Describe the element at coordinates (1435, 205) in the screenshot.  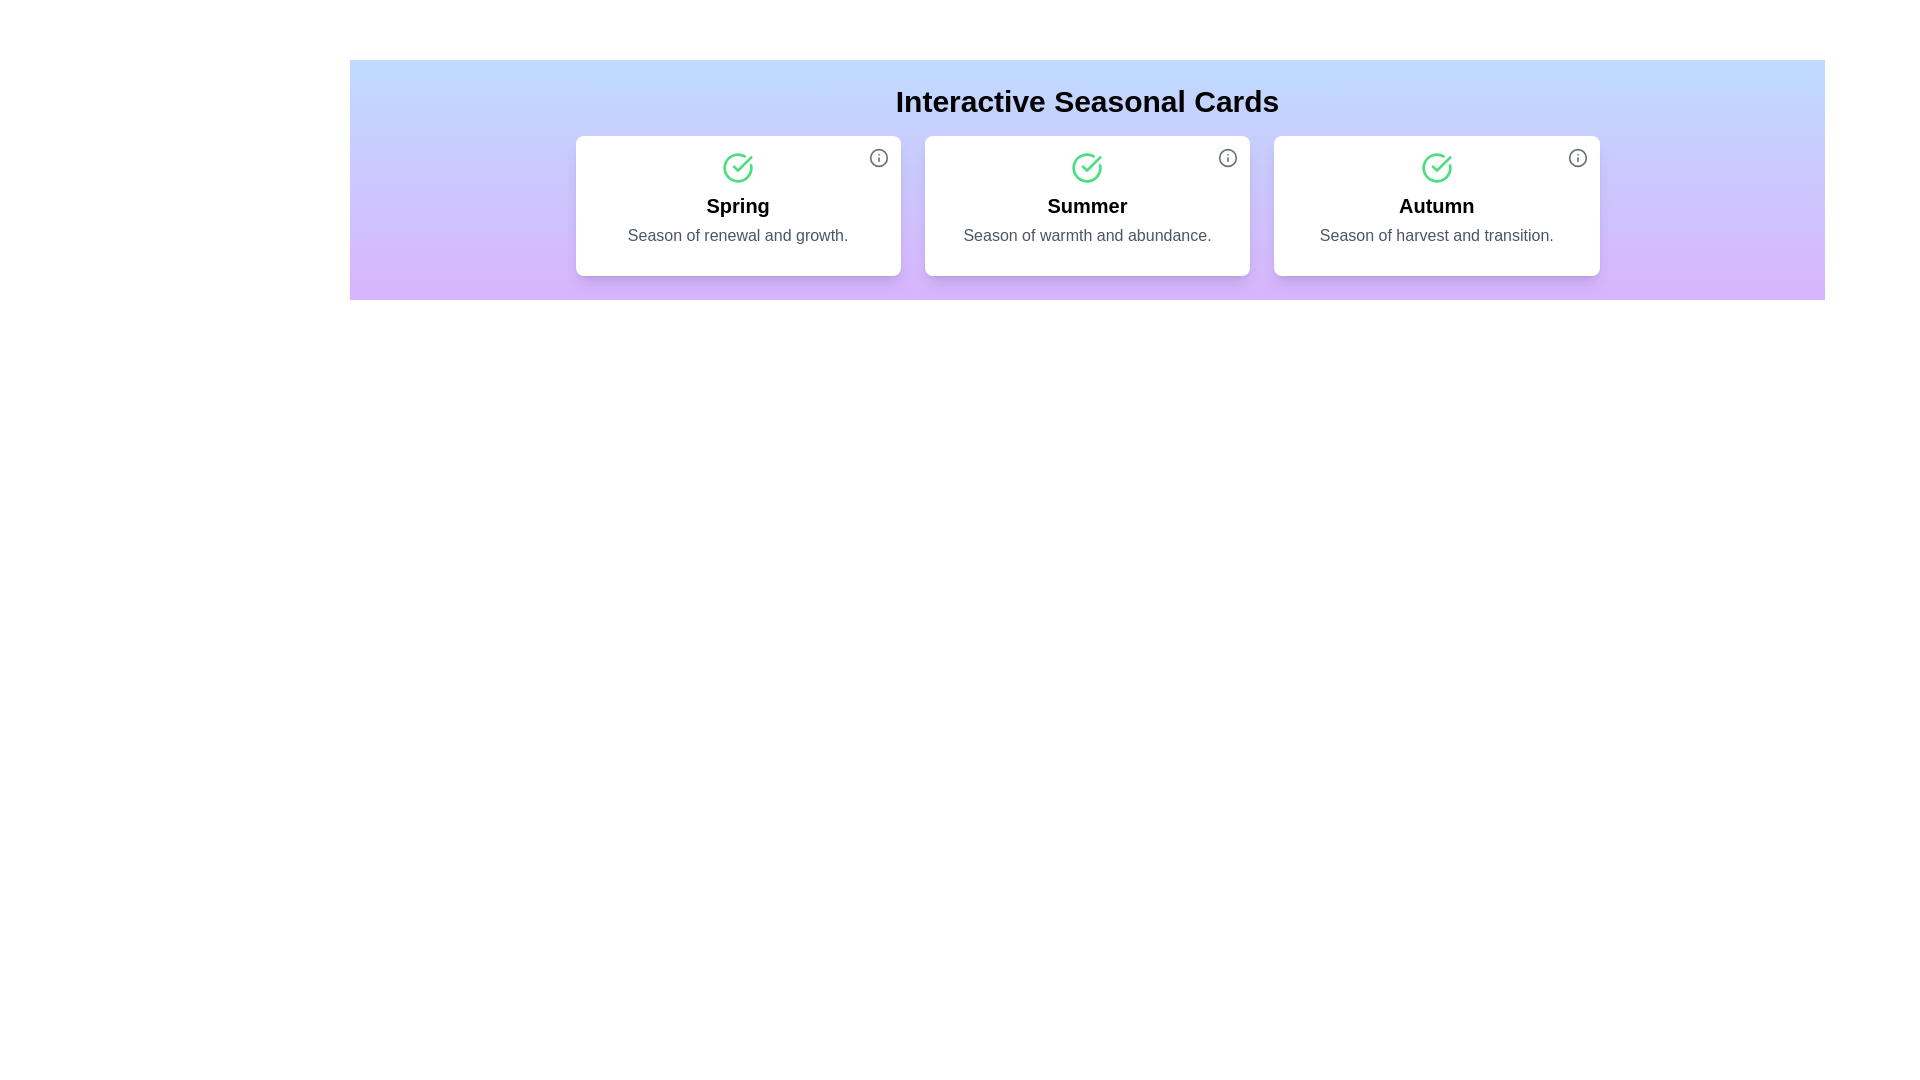
I see `the Information card displaying 'Autumn' with a green checkmark icon, positioned in the grid layout, by moving the cursor to its center point` at that location.